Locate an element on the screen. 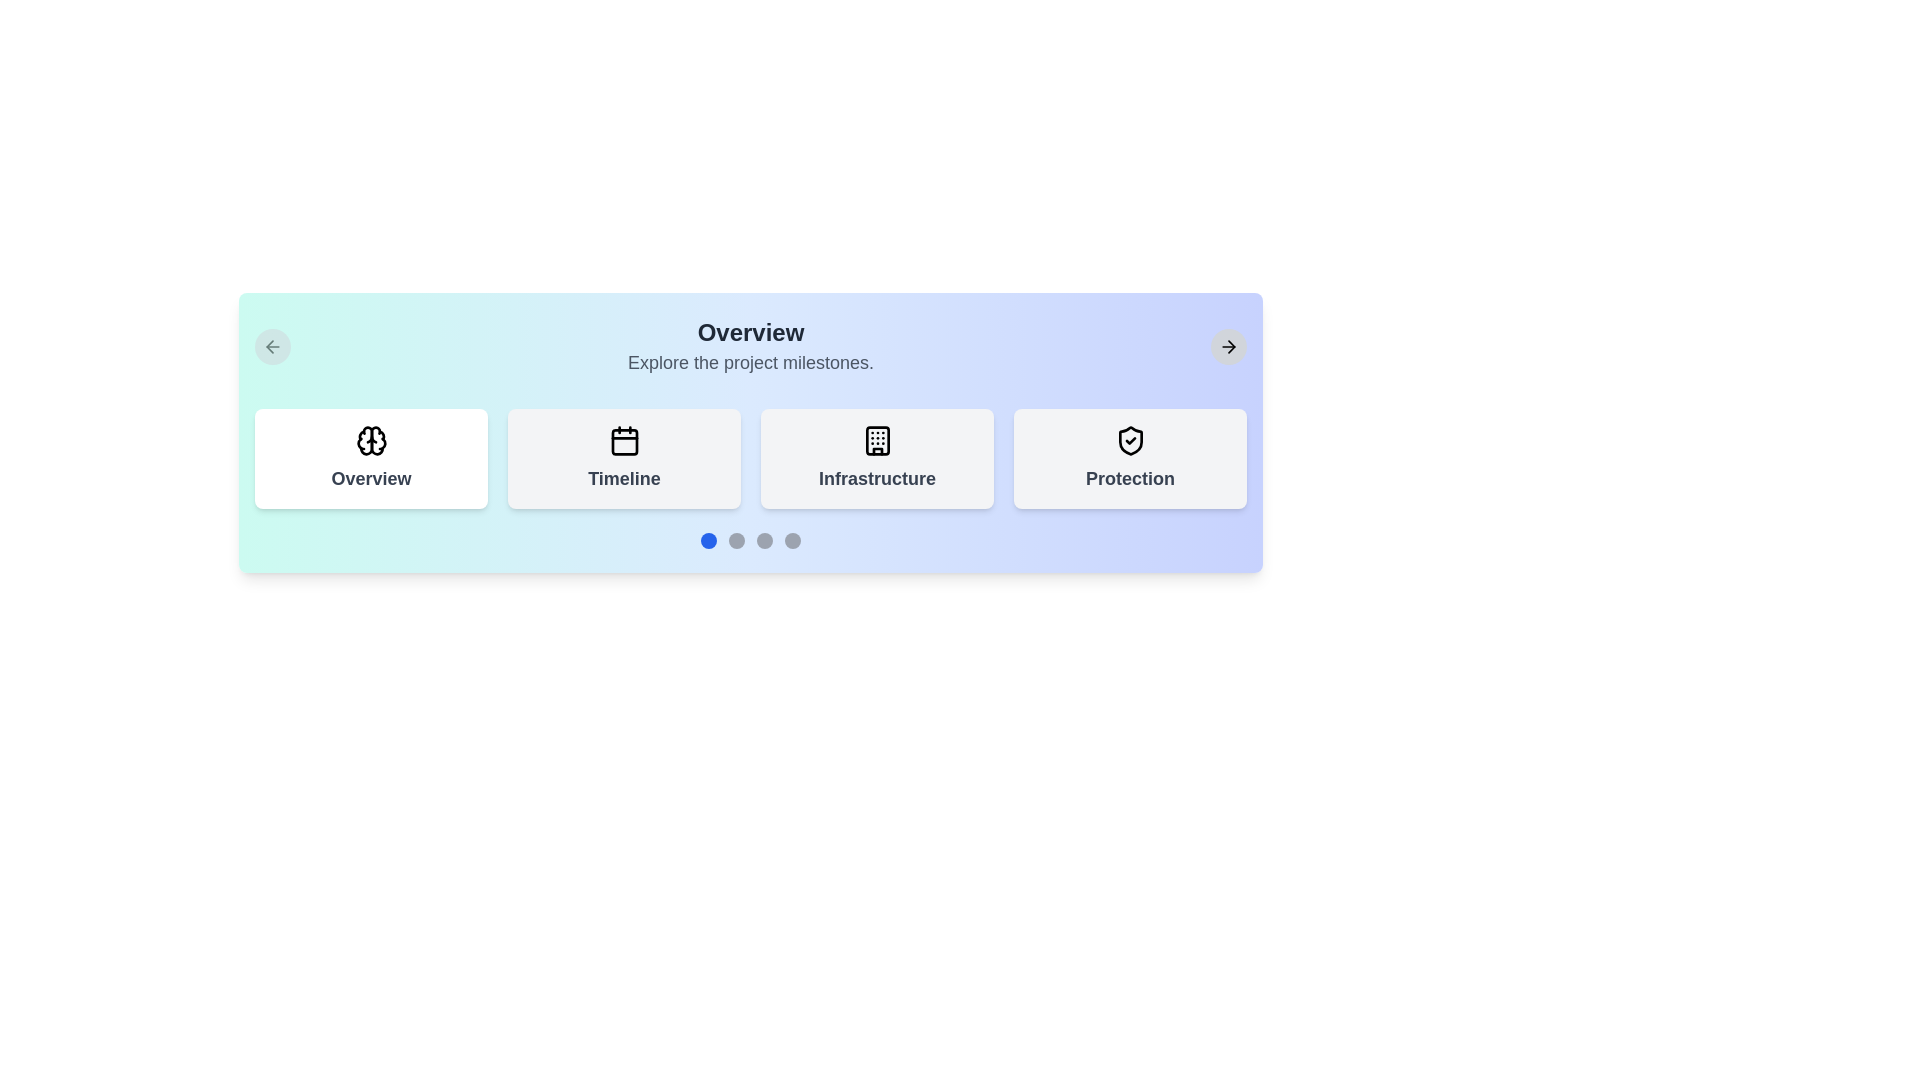  the Icon representation of a building located in the third slot from the left in the horizontal menu within the 'Infrastructure' menu option is located at coordinates (877, 439).